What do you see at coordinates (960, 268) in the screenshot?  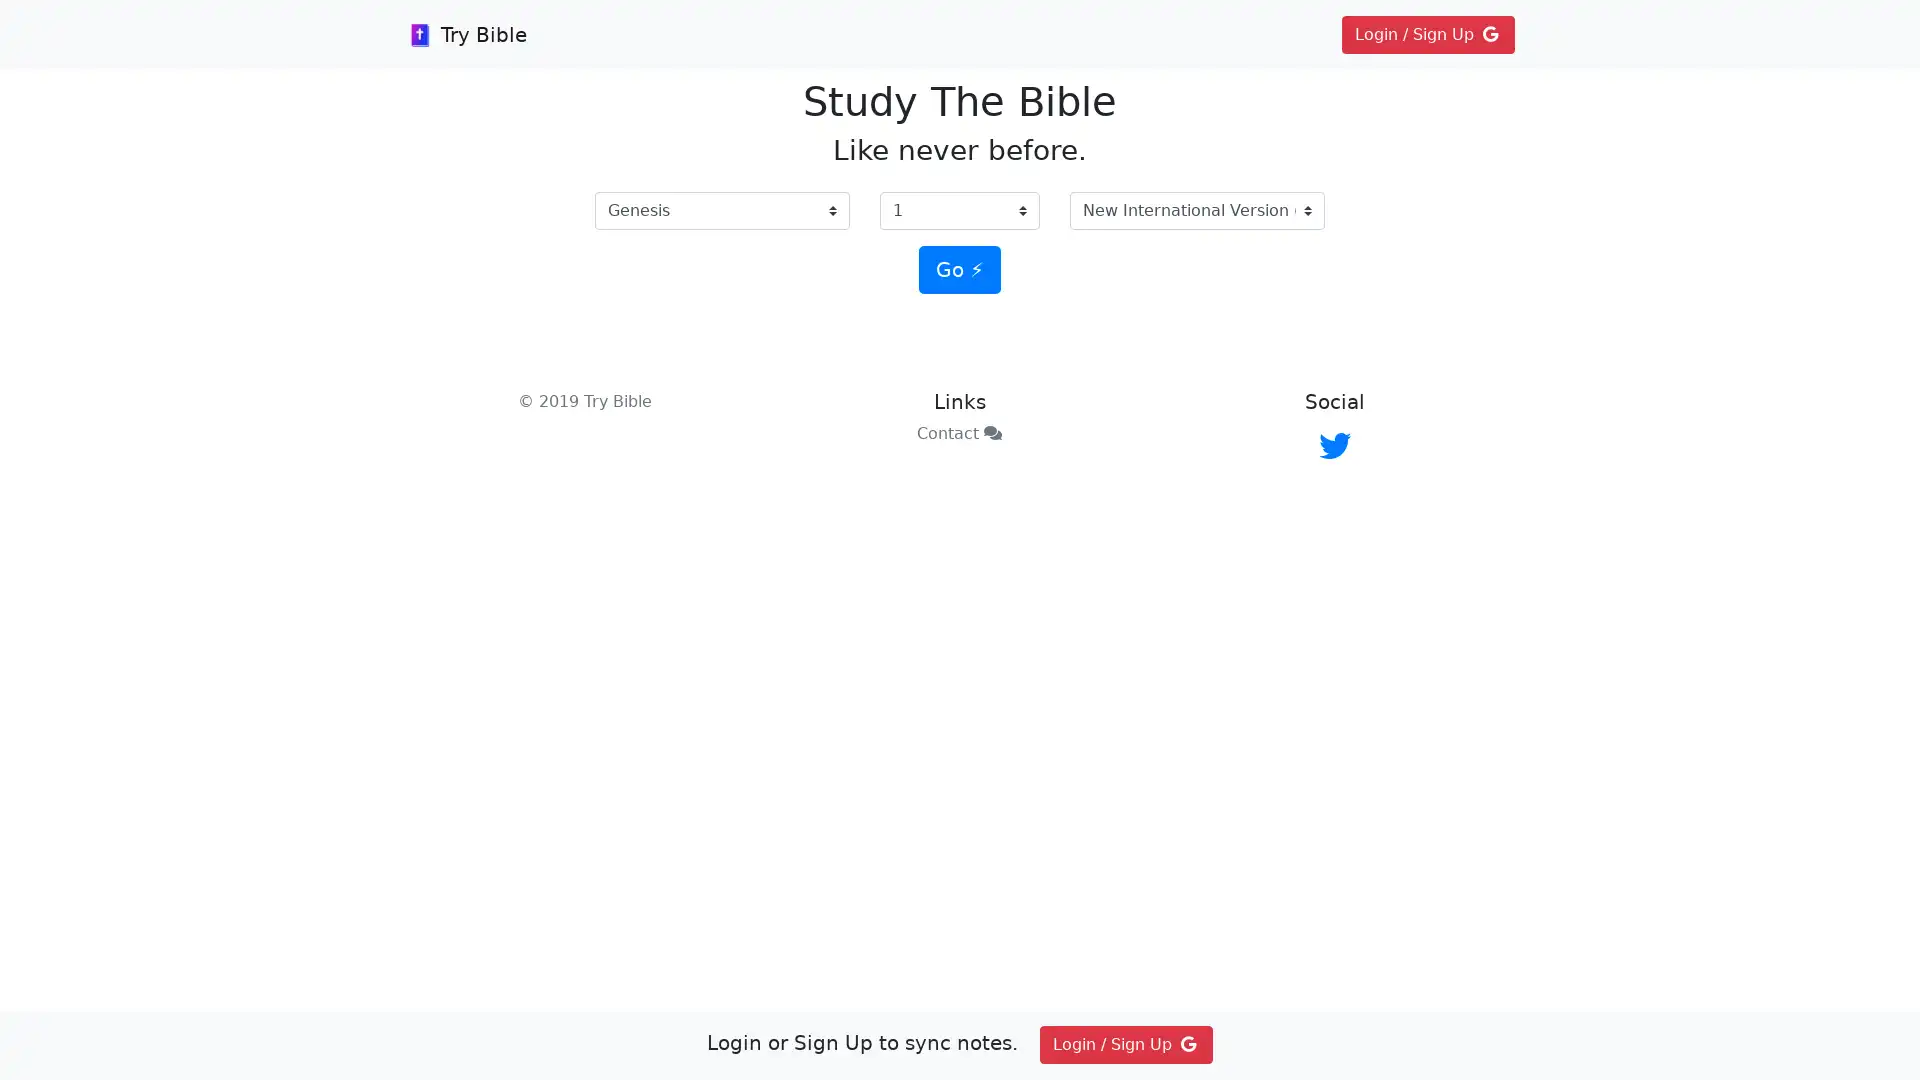 I see `Go` at bounding box center [960, 268].